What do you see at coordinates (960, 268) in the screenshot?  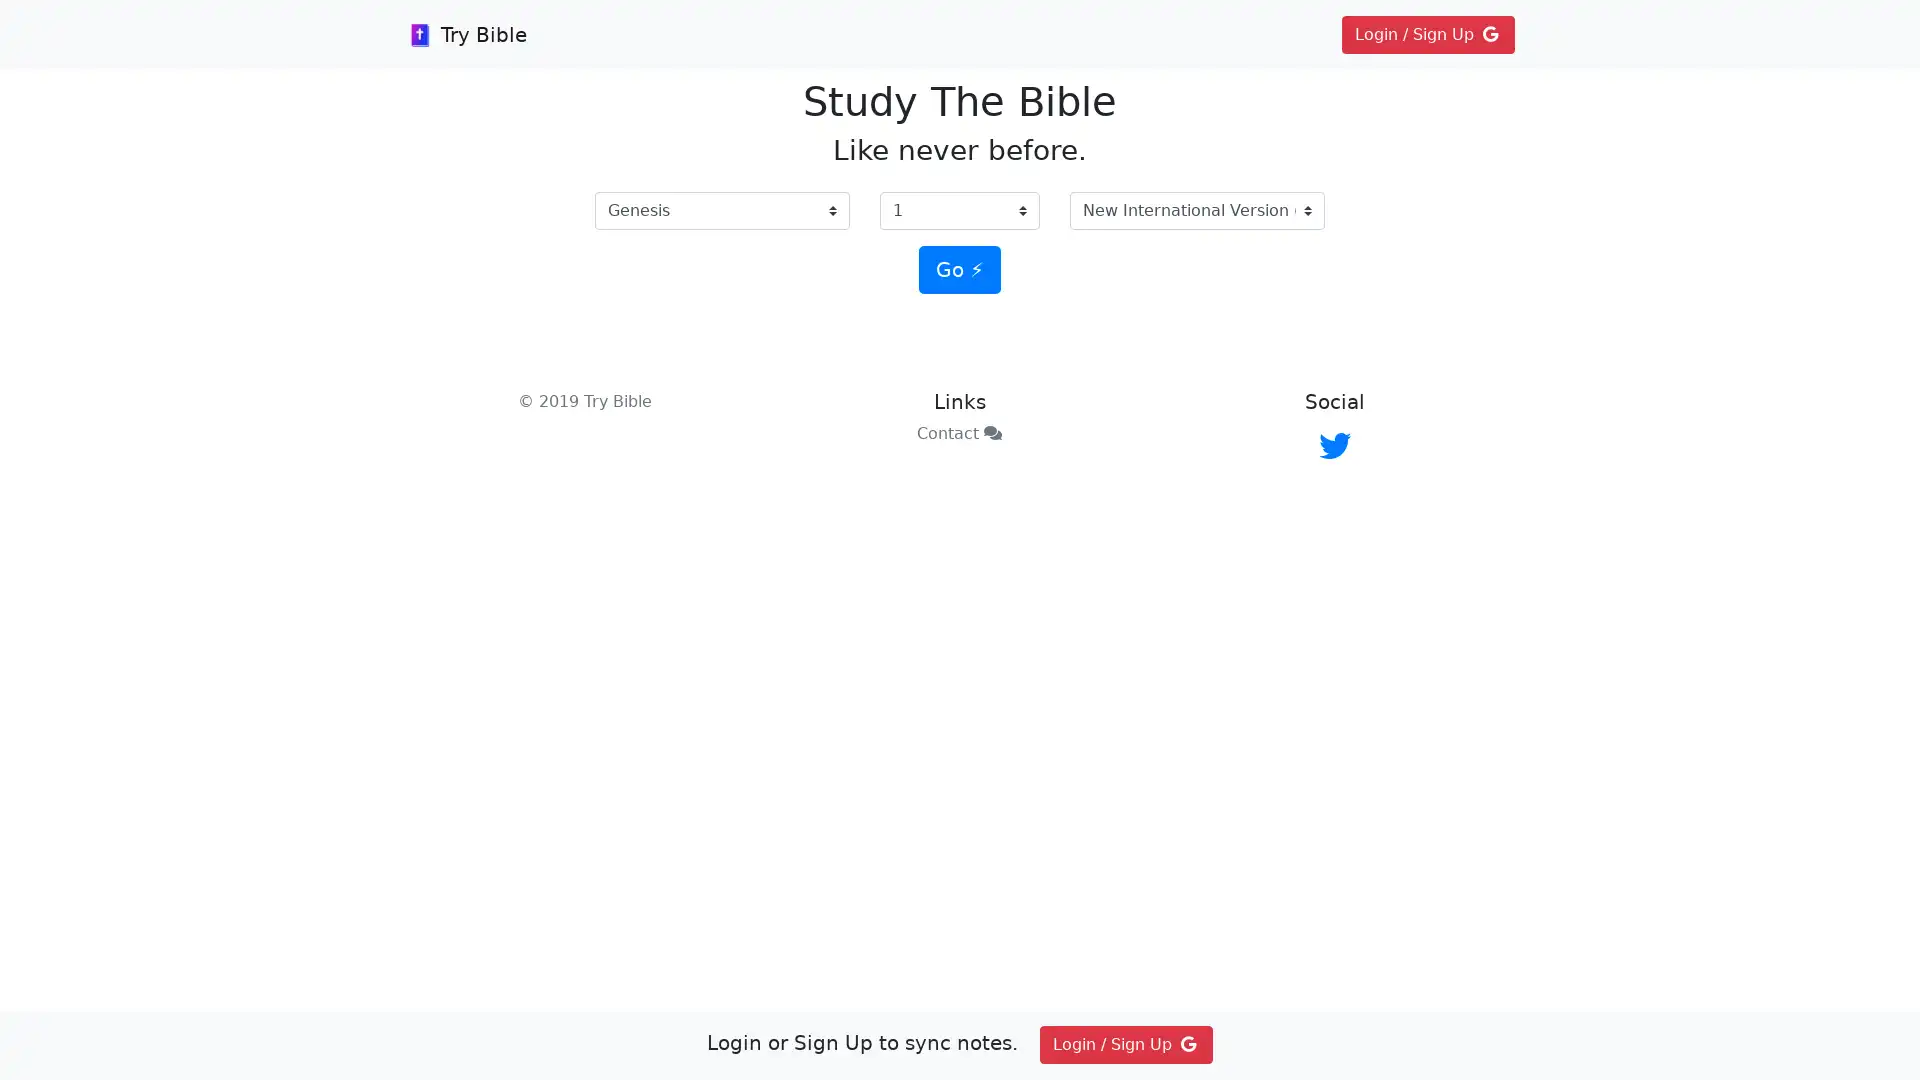 I see `Go` at bounding box center [960, 268].